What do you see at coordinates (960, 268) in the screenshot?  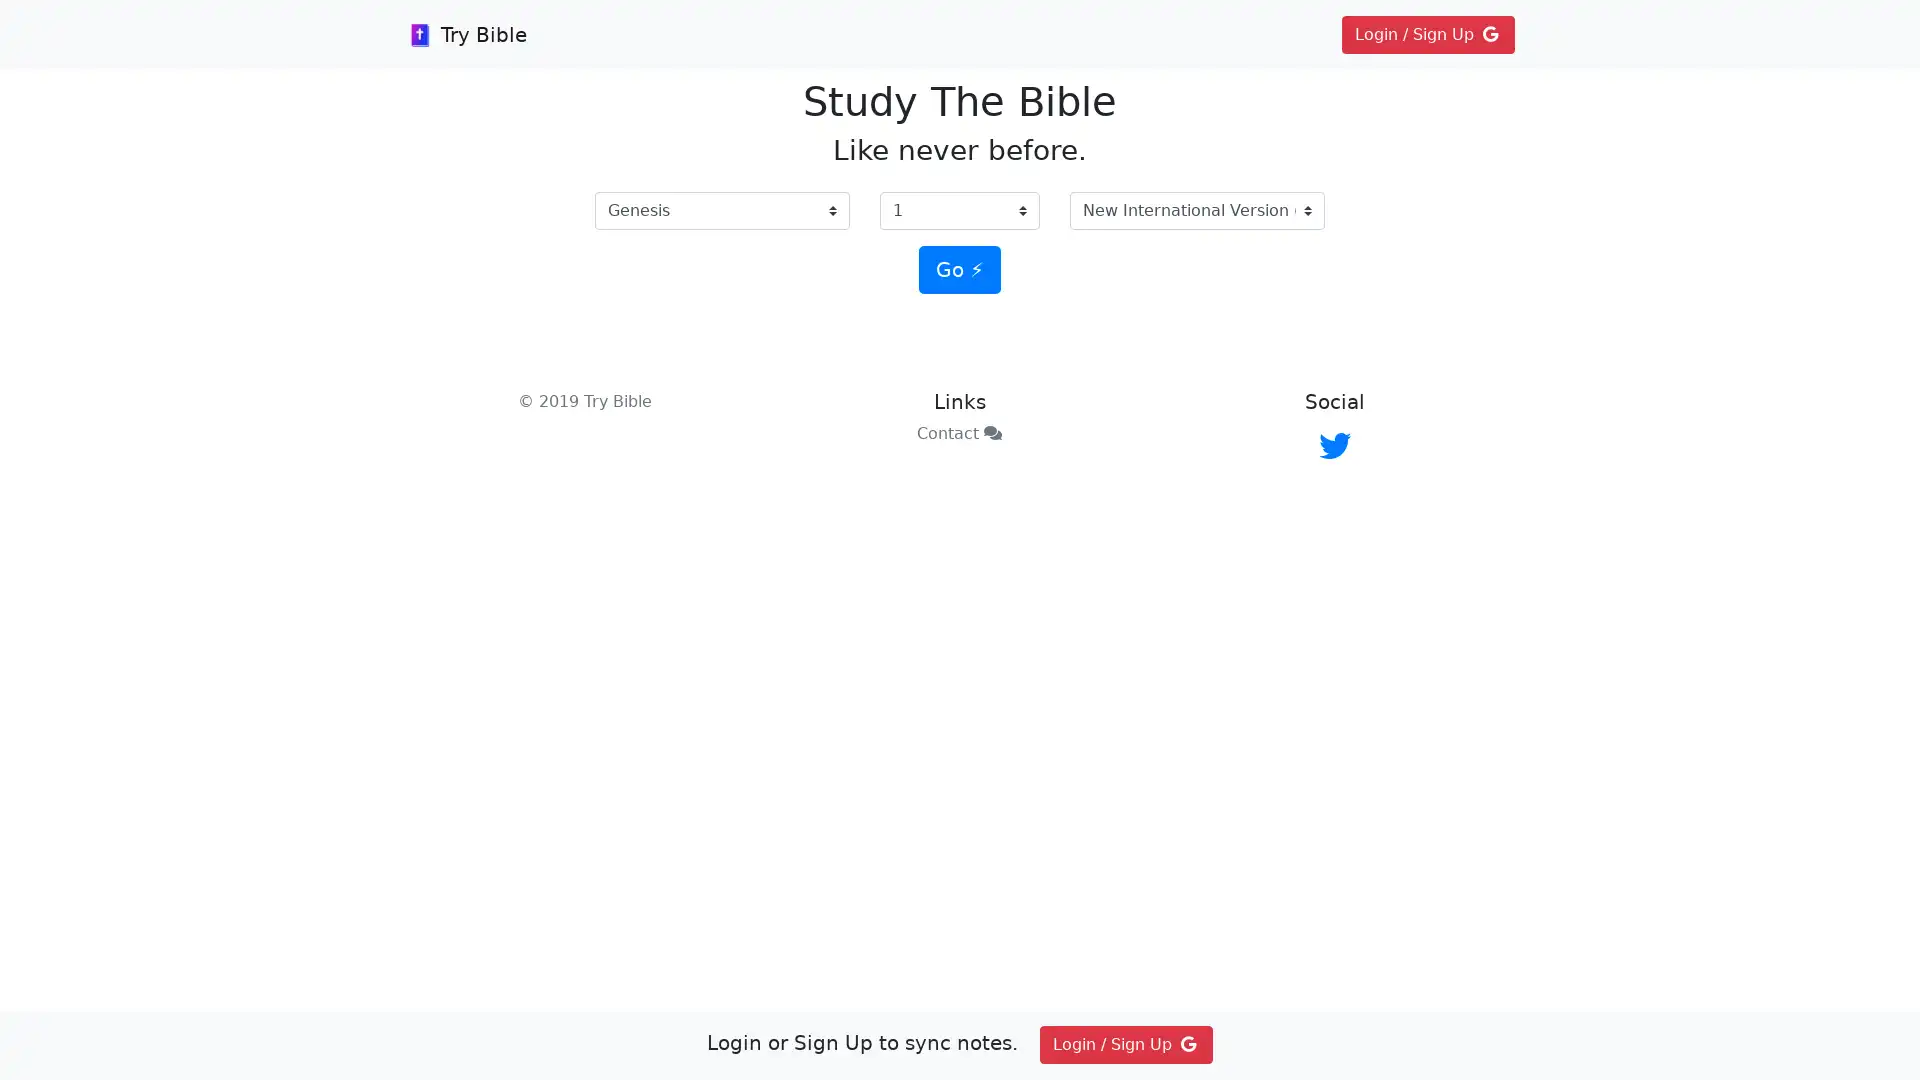 I see `Go` at bounding box center [960, 268].